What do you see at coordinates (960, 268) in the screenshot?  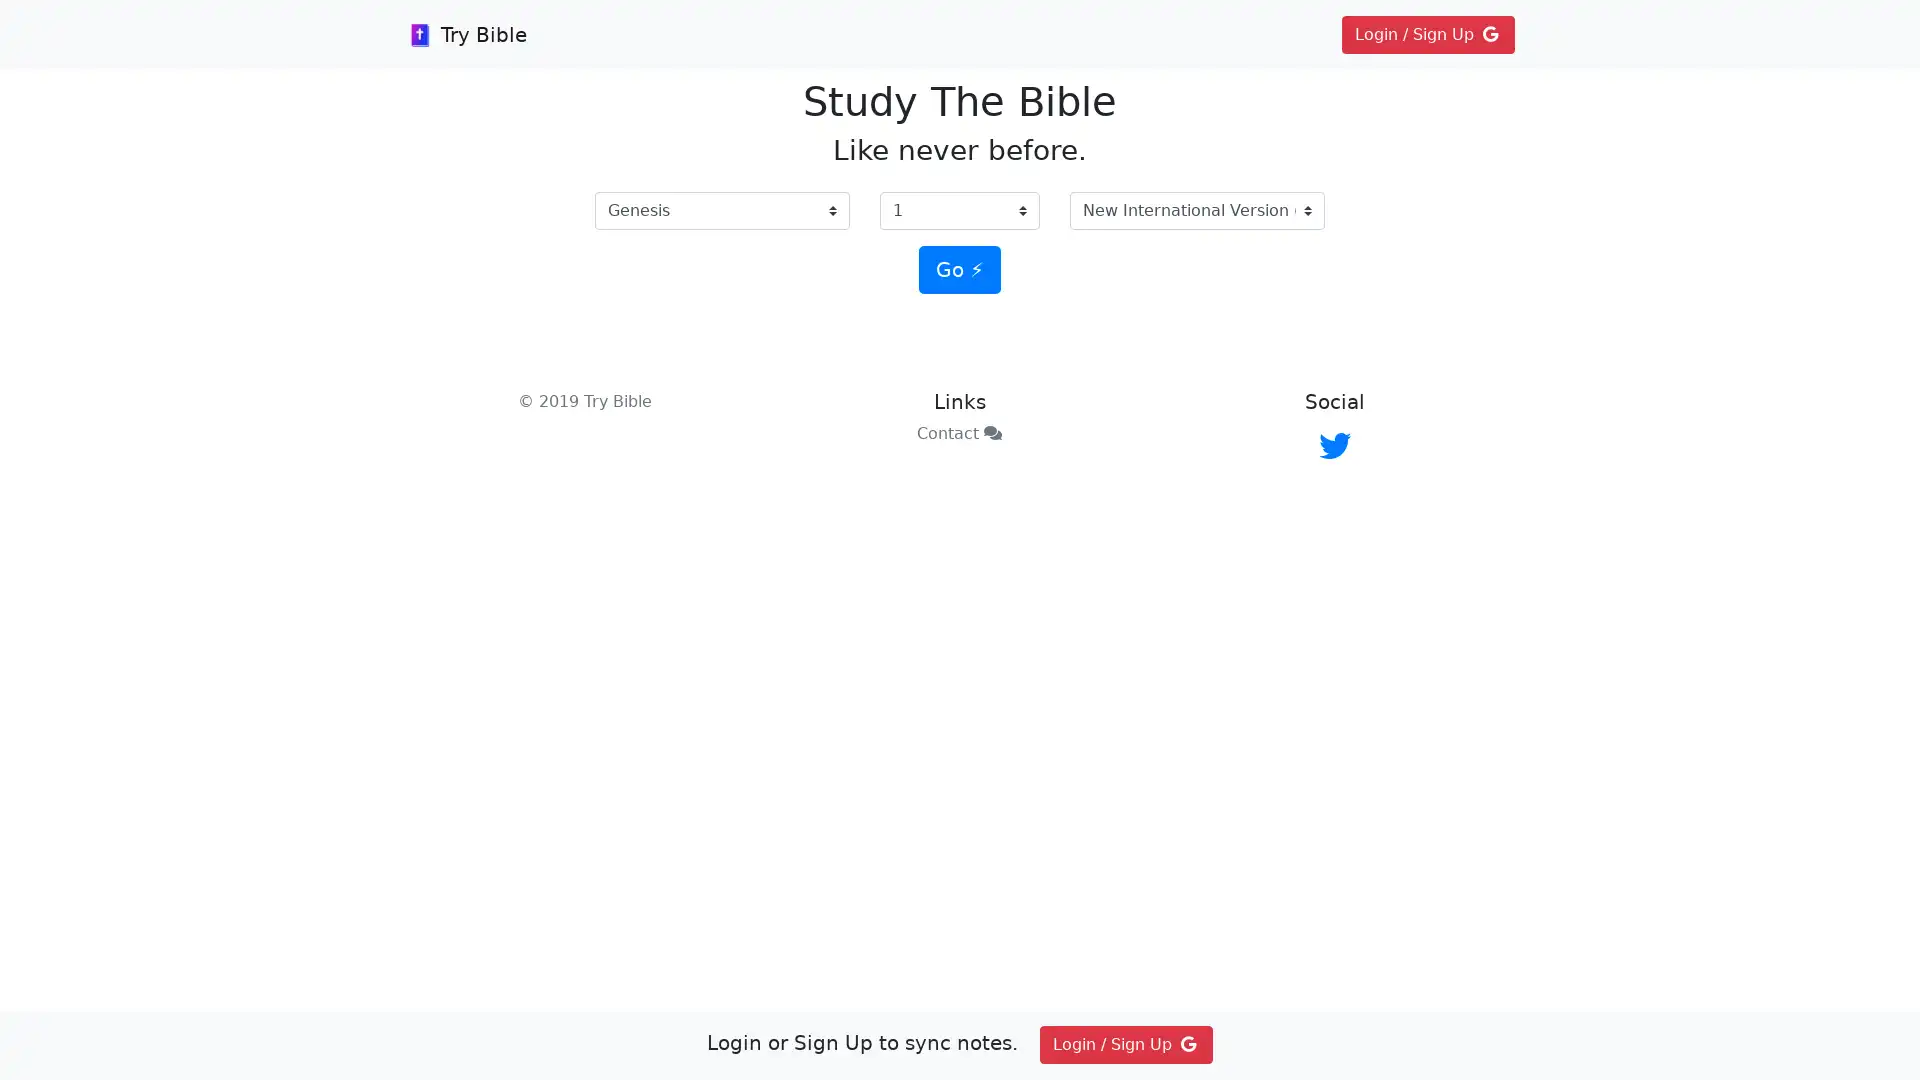 I see `Go` at bounding box center [960, 268].